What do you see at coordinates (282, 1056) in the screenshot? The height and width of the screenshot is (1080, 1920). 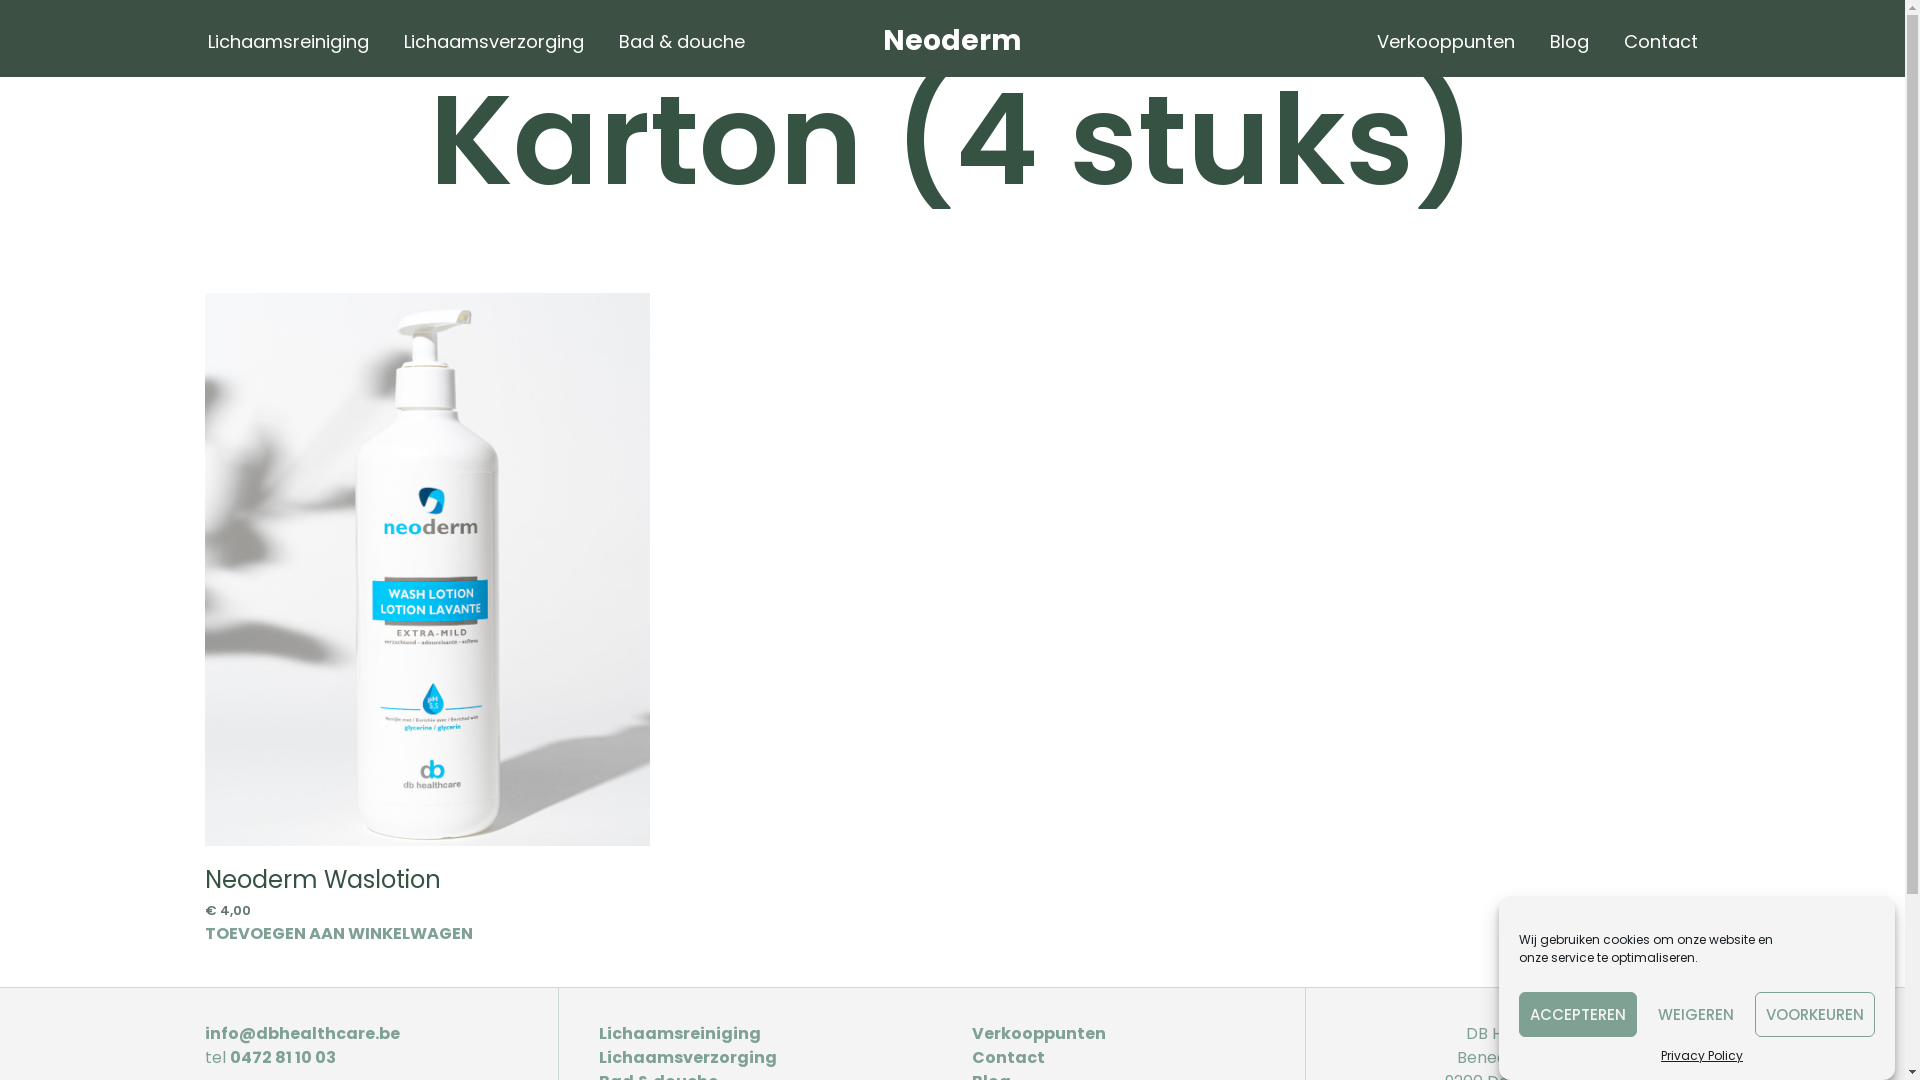 I see `'0472 81 10 03'` at bounding box center [282, 1056].